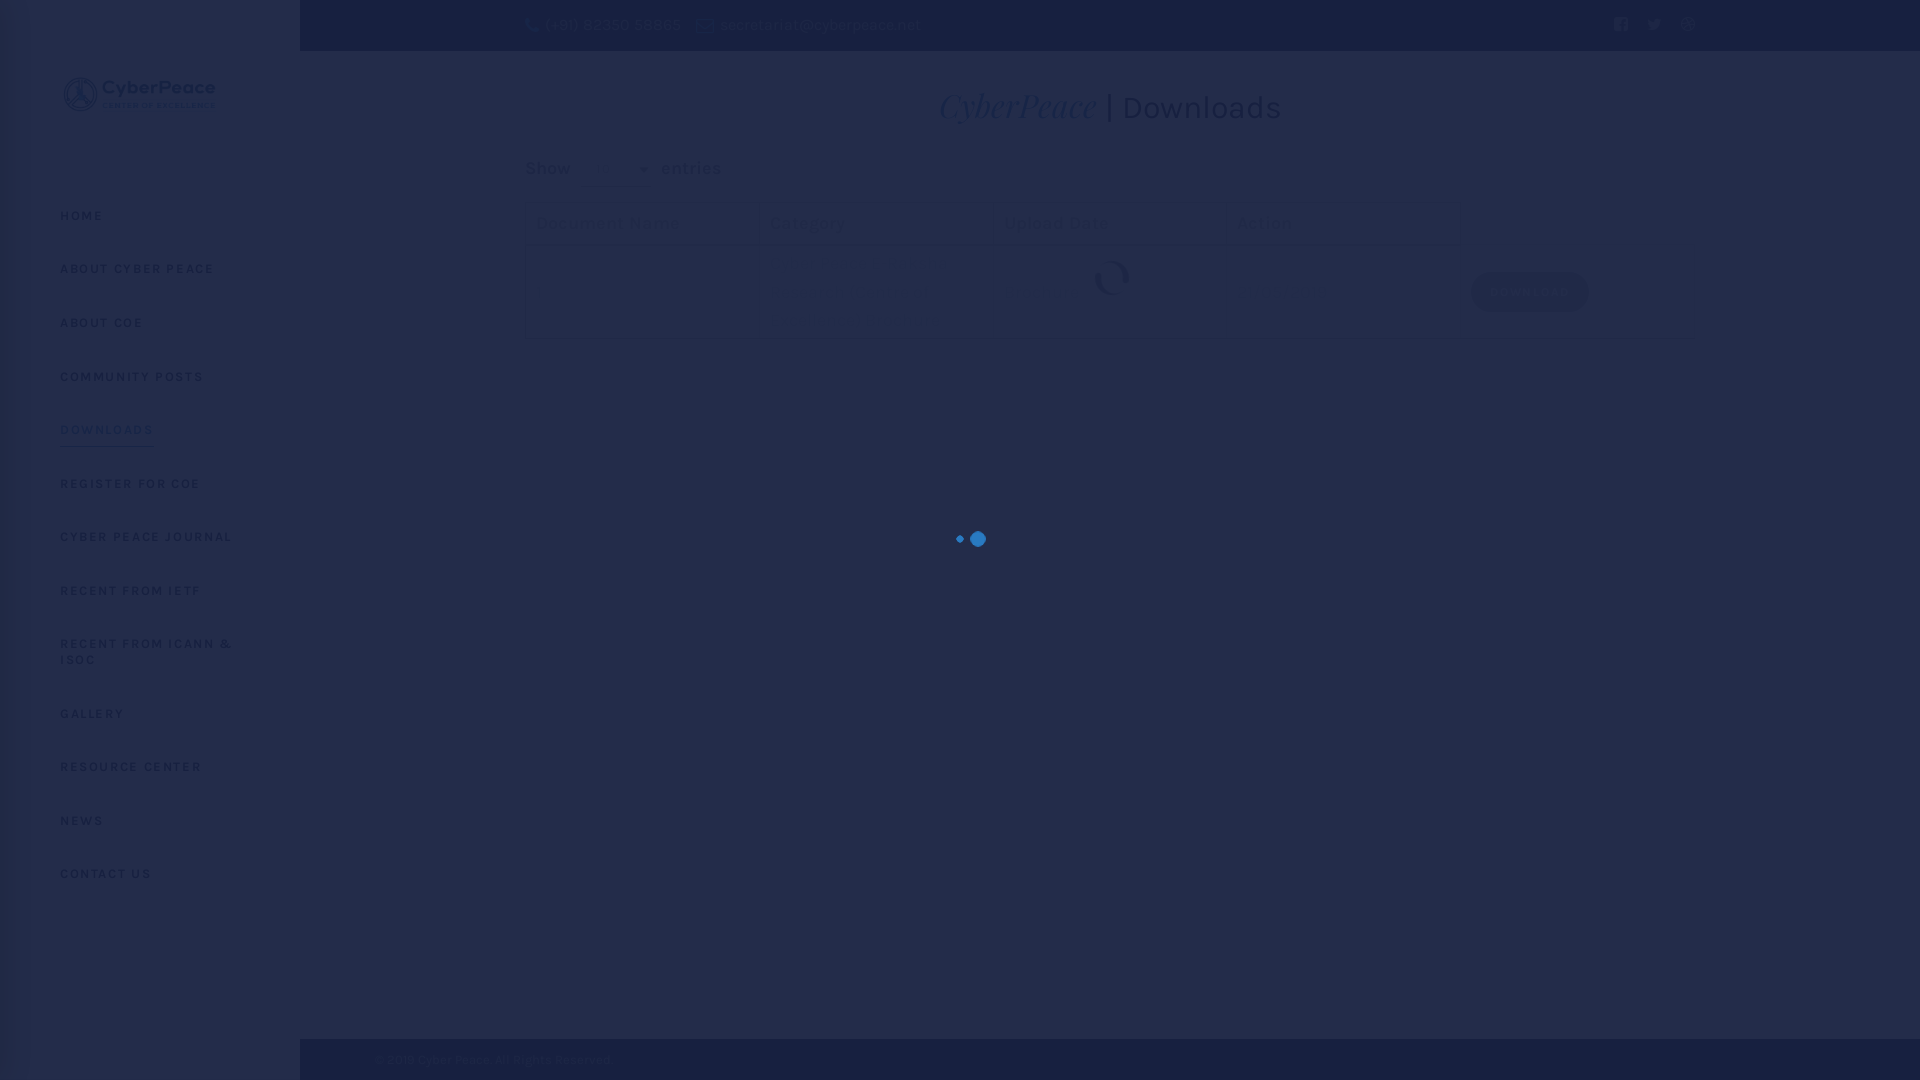 The image size is (1920, 1080). Describe the element at coordinates (148, 651) in the screenshot. I see `'RECENT FROM ICANN & ISOC'` at that location.